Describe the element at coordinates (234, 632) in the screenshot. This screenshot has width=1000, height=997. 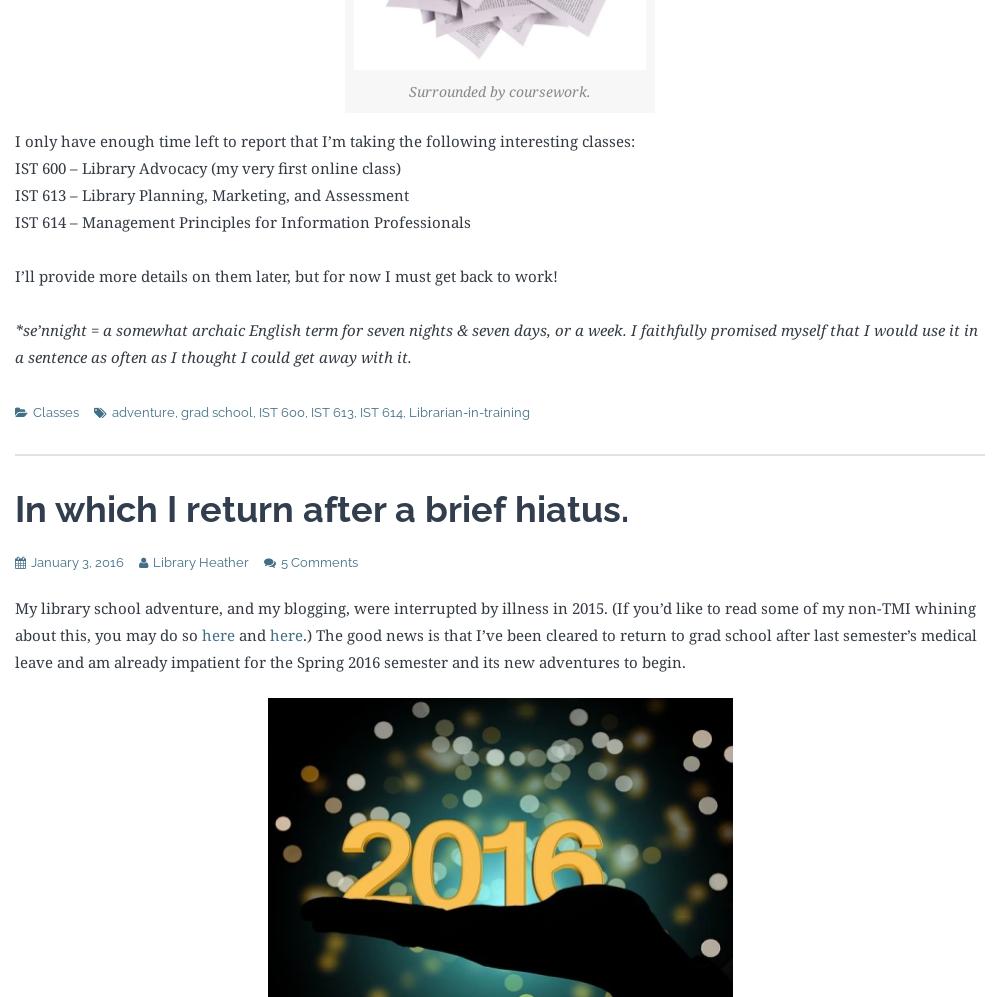
I see `'and'` at that location.